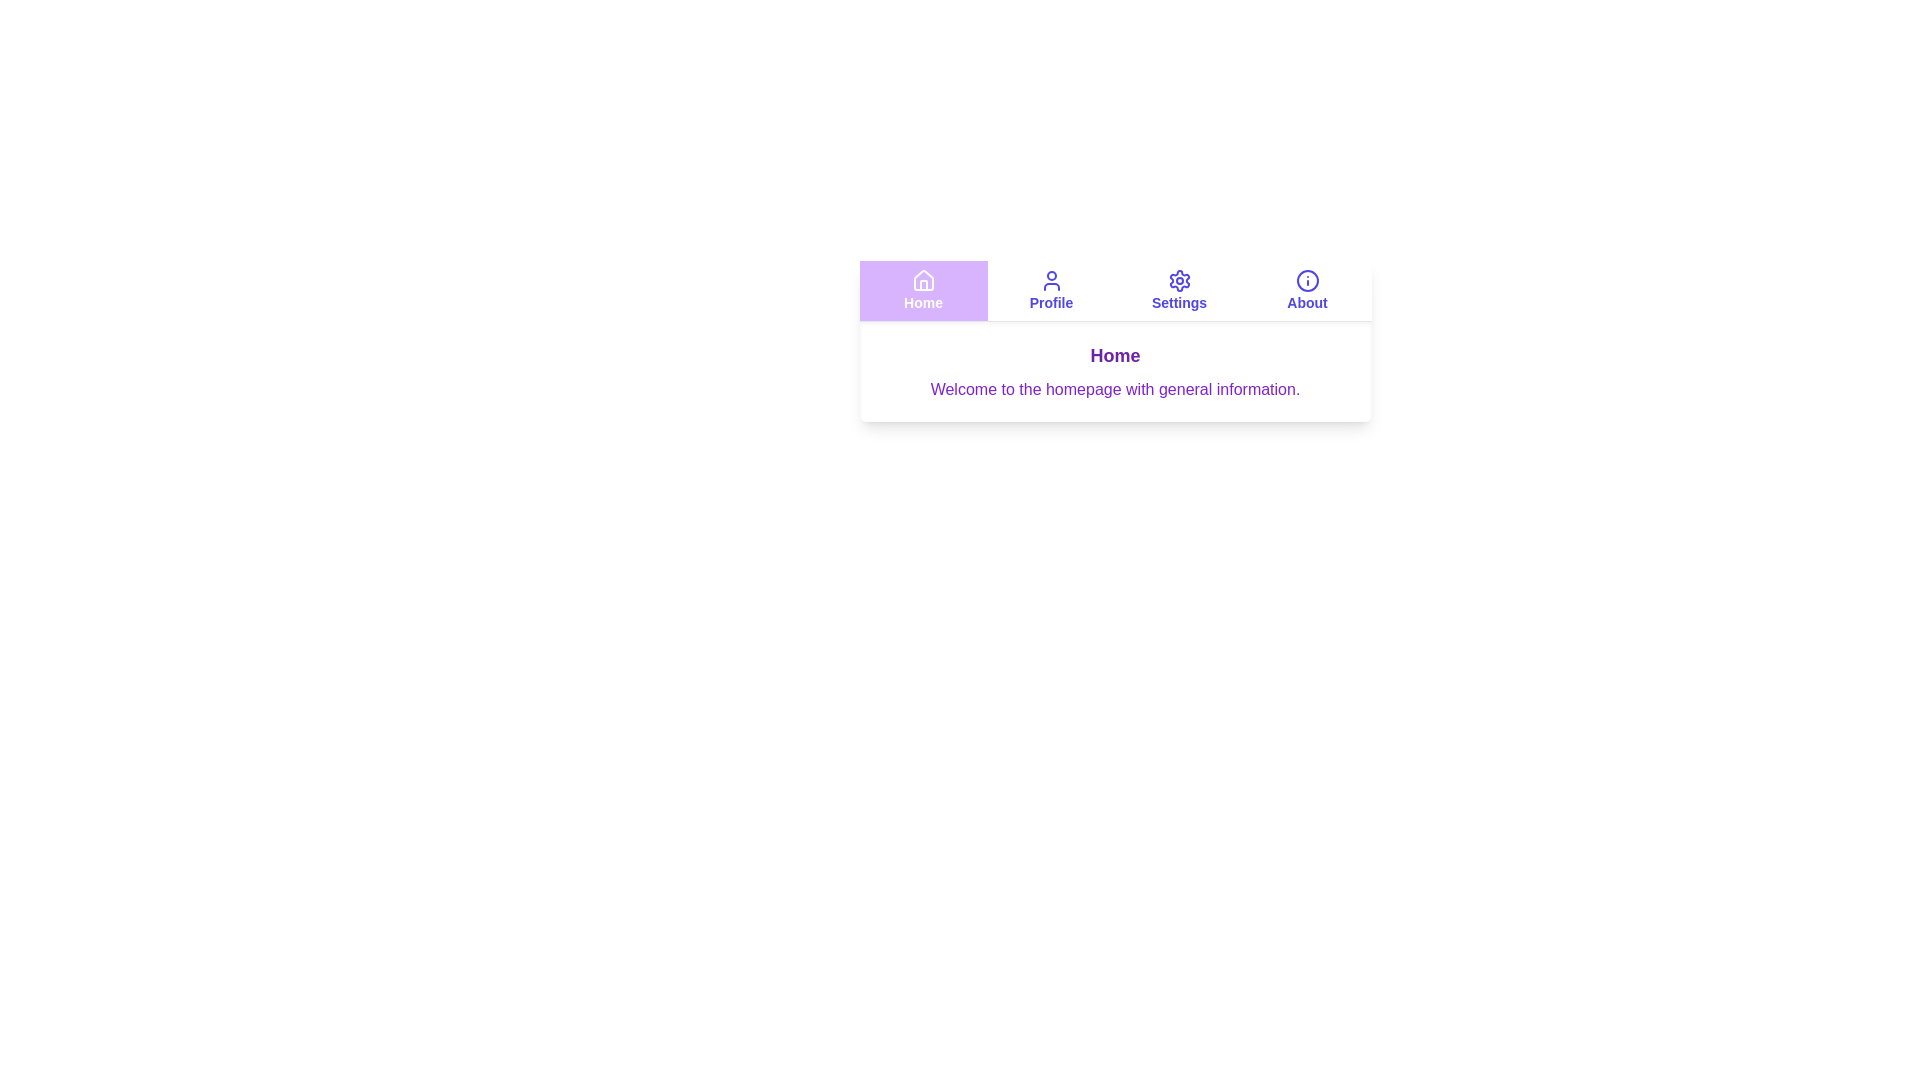  What do you see at coordinates (1307, 290) in the screenshot?
I see `the About tab to navigate to it` at bounding box center [1307, 290].